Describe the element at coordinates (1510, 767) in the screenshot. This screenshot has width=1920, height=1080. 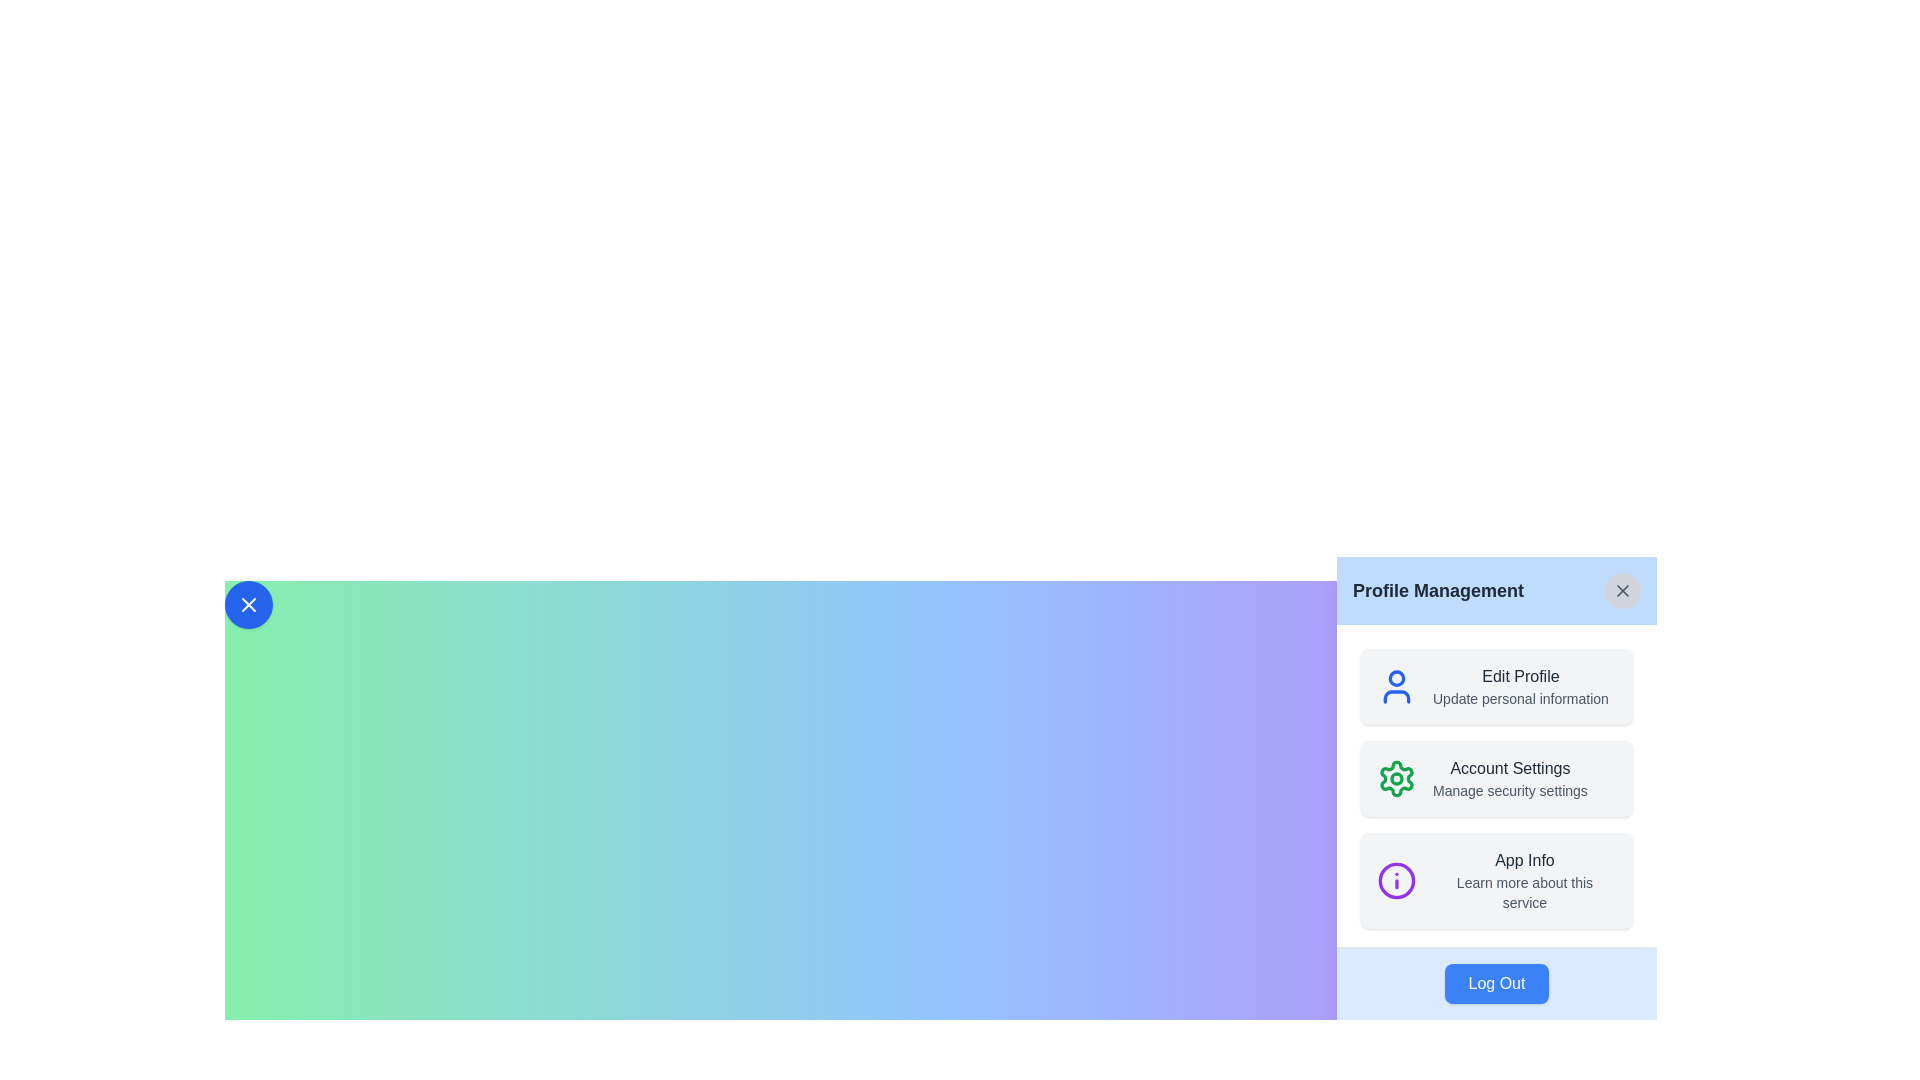
I see `the static text indicating account settings in the Profile Management card, which is positioned above the 'Manage security settings' description and below the 'Edit Profile' section` at that location.